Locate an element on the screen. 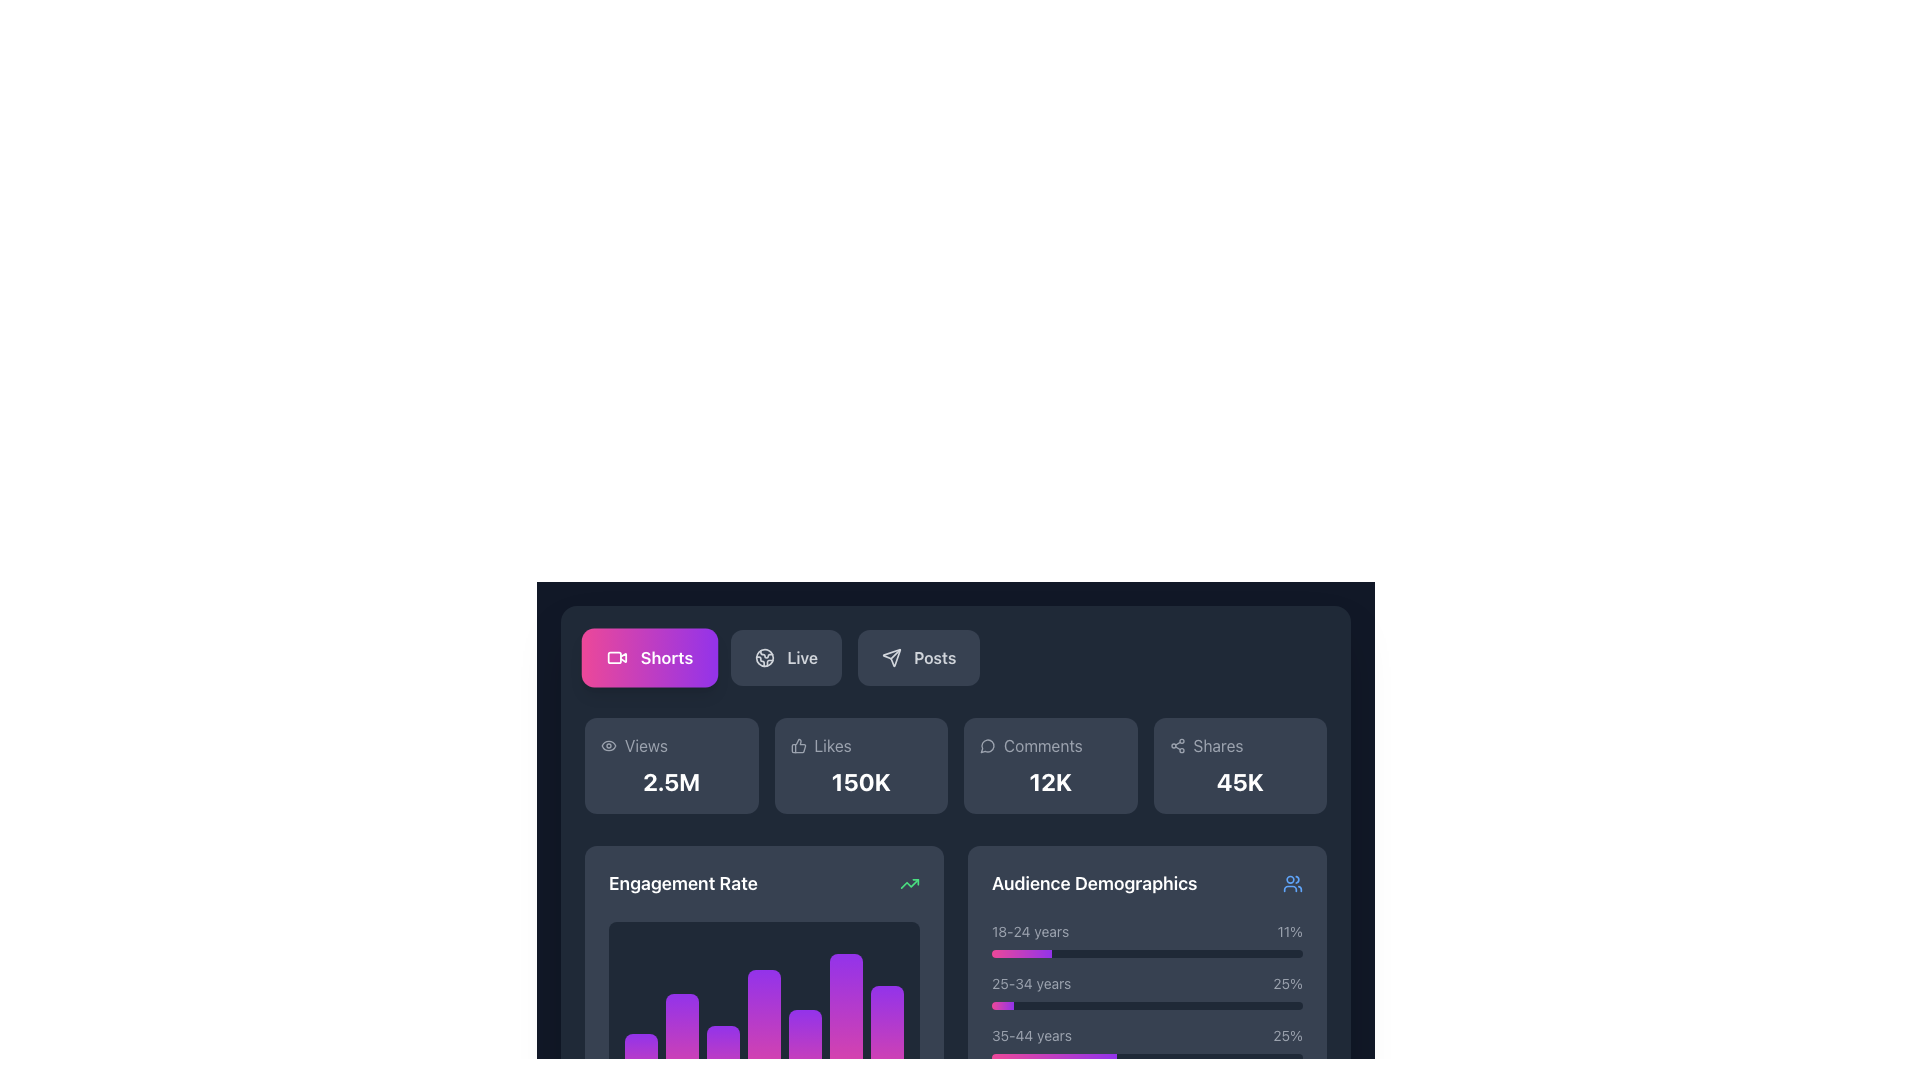 The height and width of the screenshot is (1080, 1920). the 'Shares' label text is located at coordinates (1239, 745).